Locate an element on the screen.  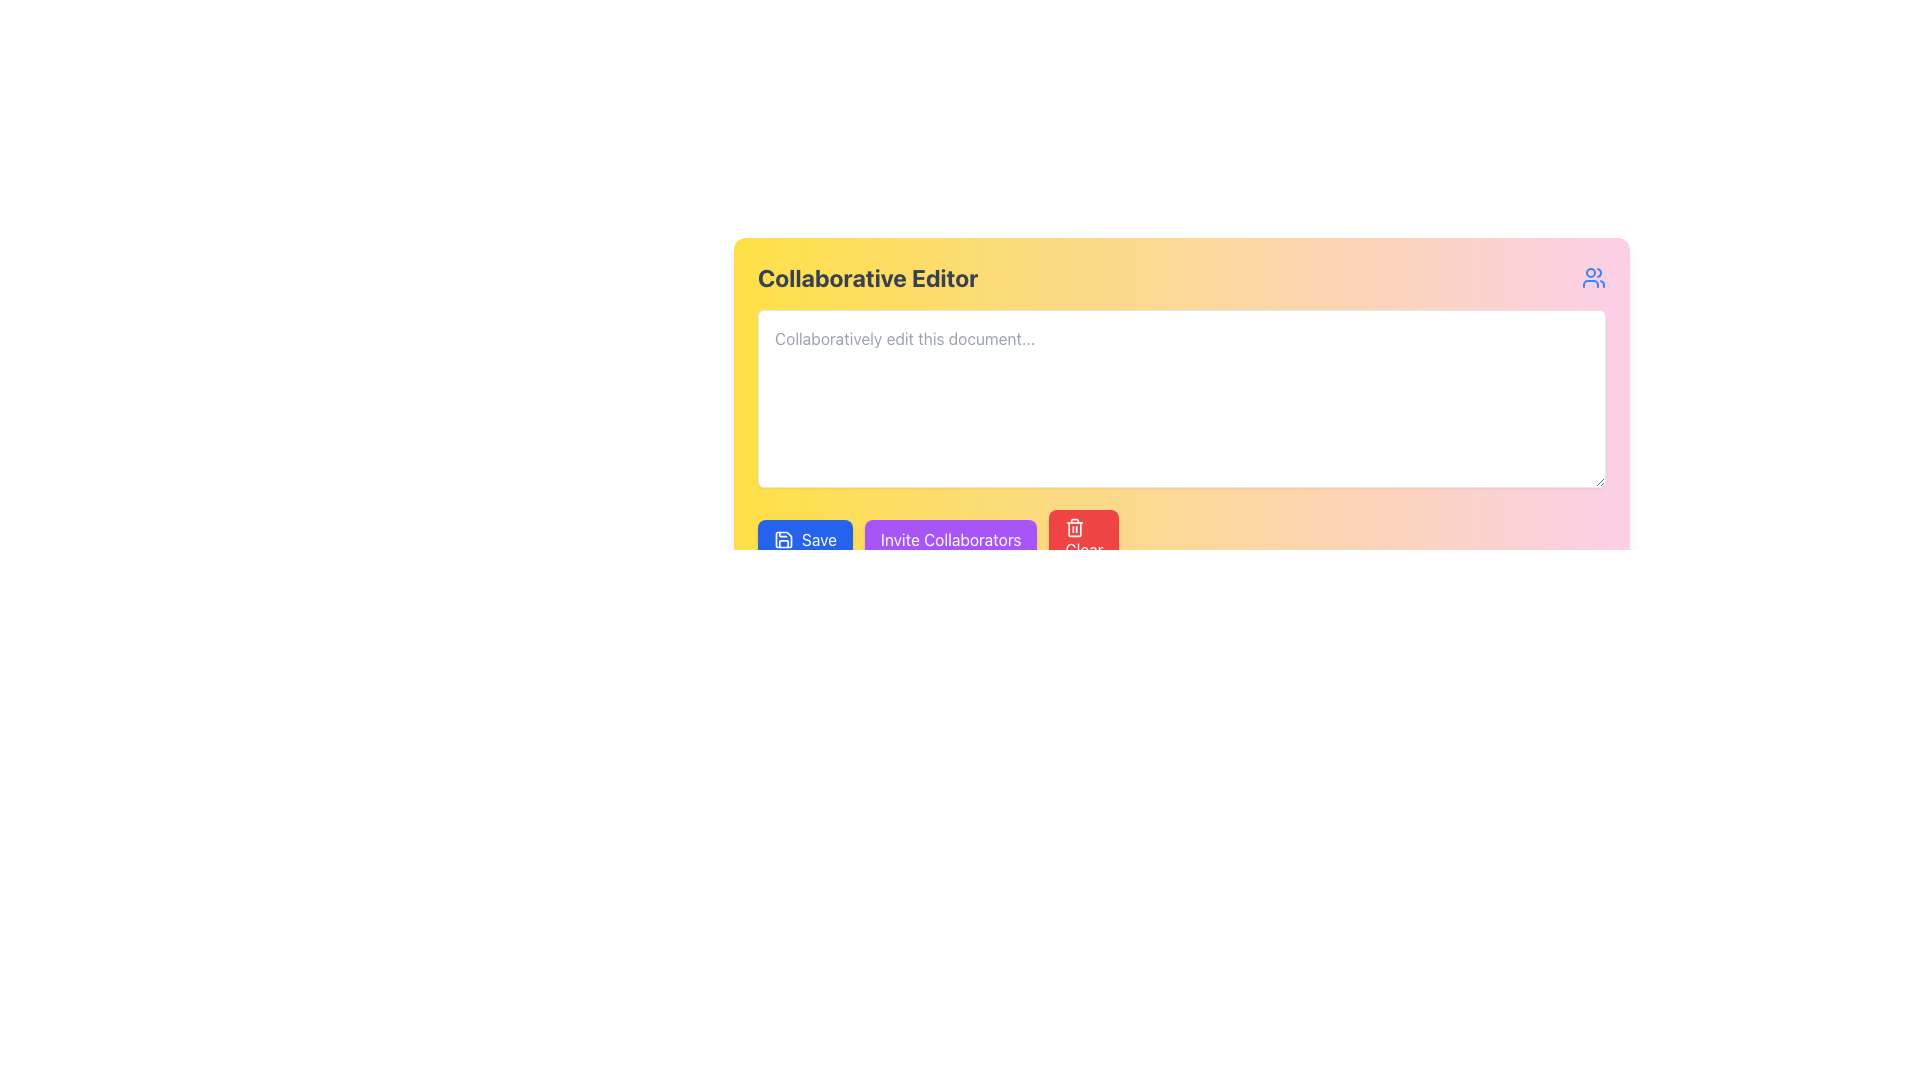
the prominent text label 'Collaborative Editor' styled in bold against a yellowish gradient background is located at coordinates (868, 277).